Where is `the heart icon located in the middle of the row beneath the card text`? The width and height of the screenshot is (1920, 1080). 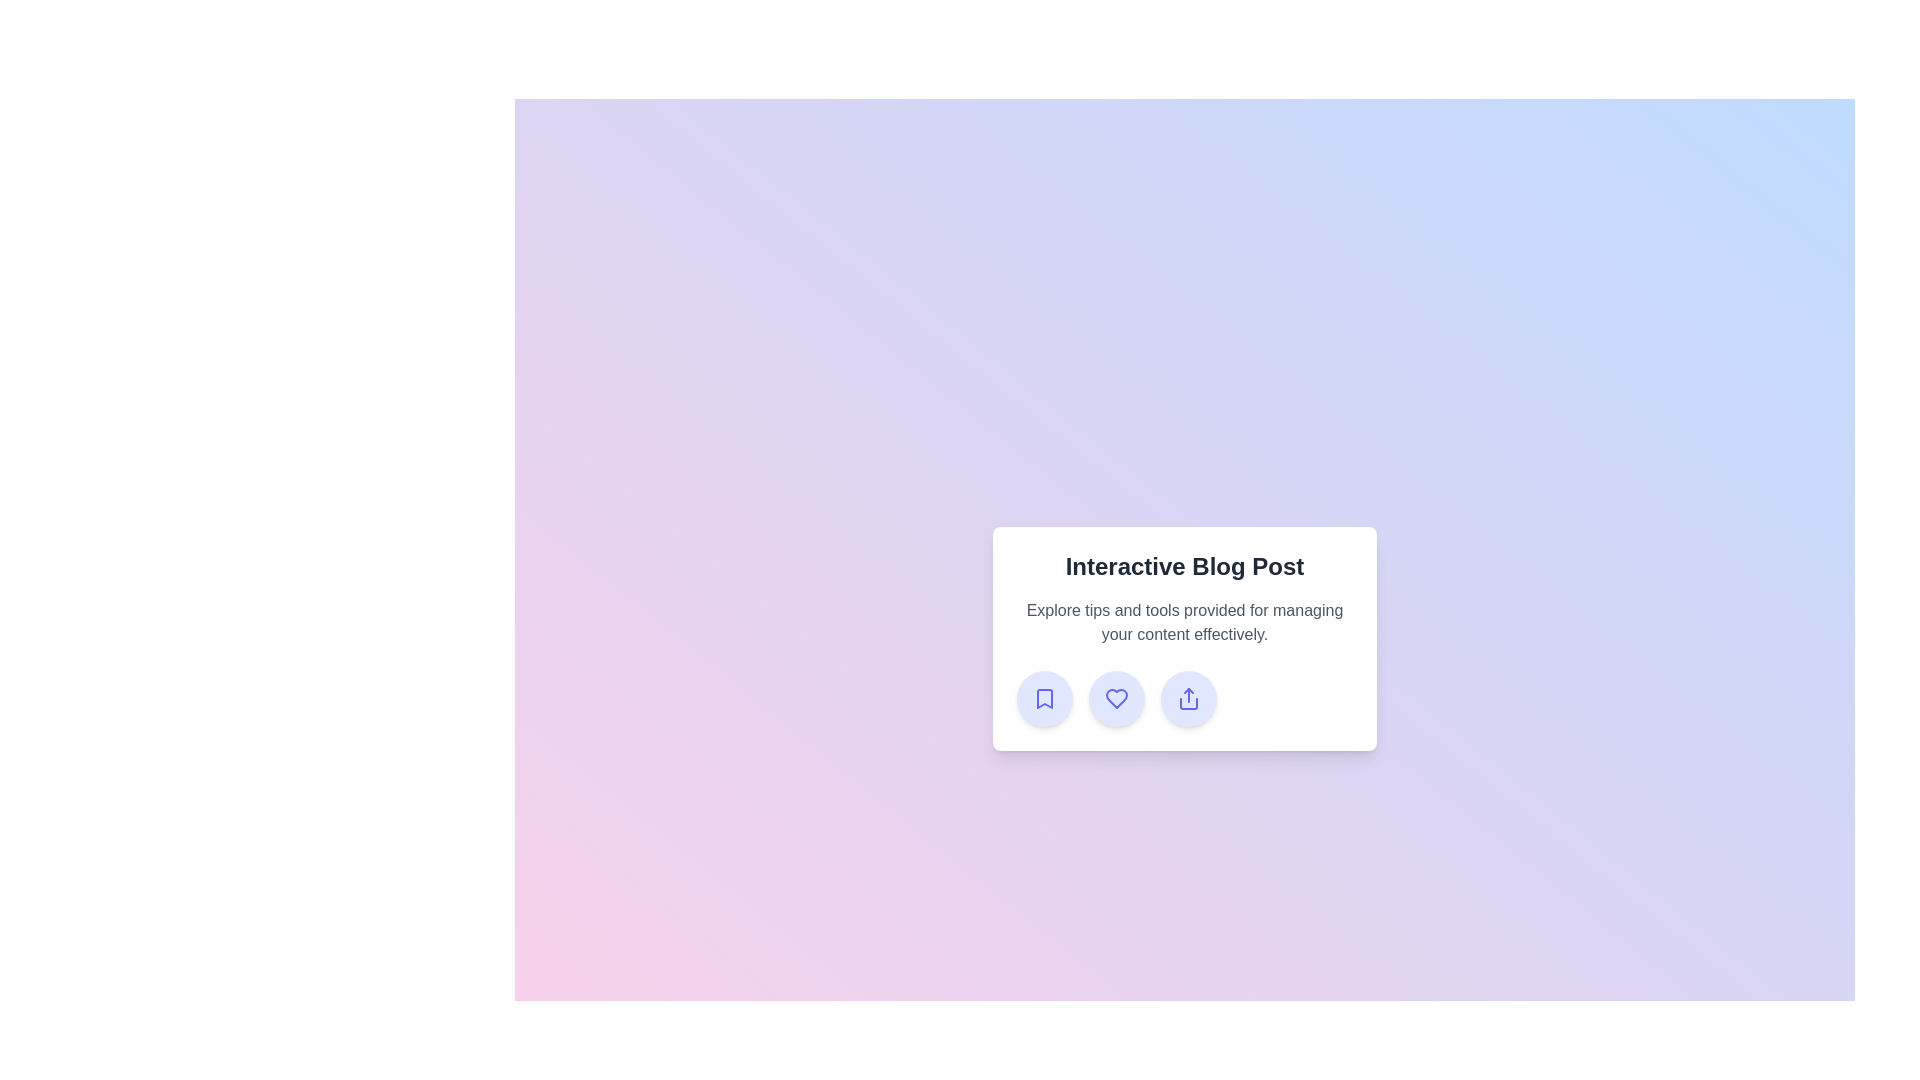
the heart icon located in the middle of the row beneath the card text is located at coordinates (1116, 697).